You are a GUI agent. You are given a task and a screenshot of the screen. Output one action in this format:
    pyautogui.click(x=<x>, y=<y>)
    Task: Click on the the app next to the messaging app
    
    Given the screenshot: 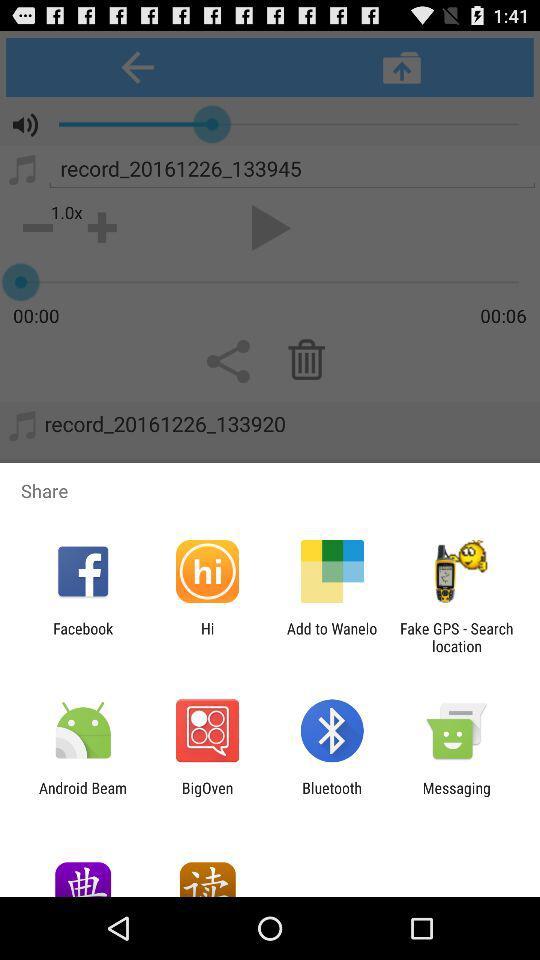 What is the action you would take?
    pyautogui.click(x=332, y=796)
    